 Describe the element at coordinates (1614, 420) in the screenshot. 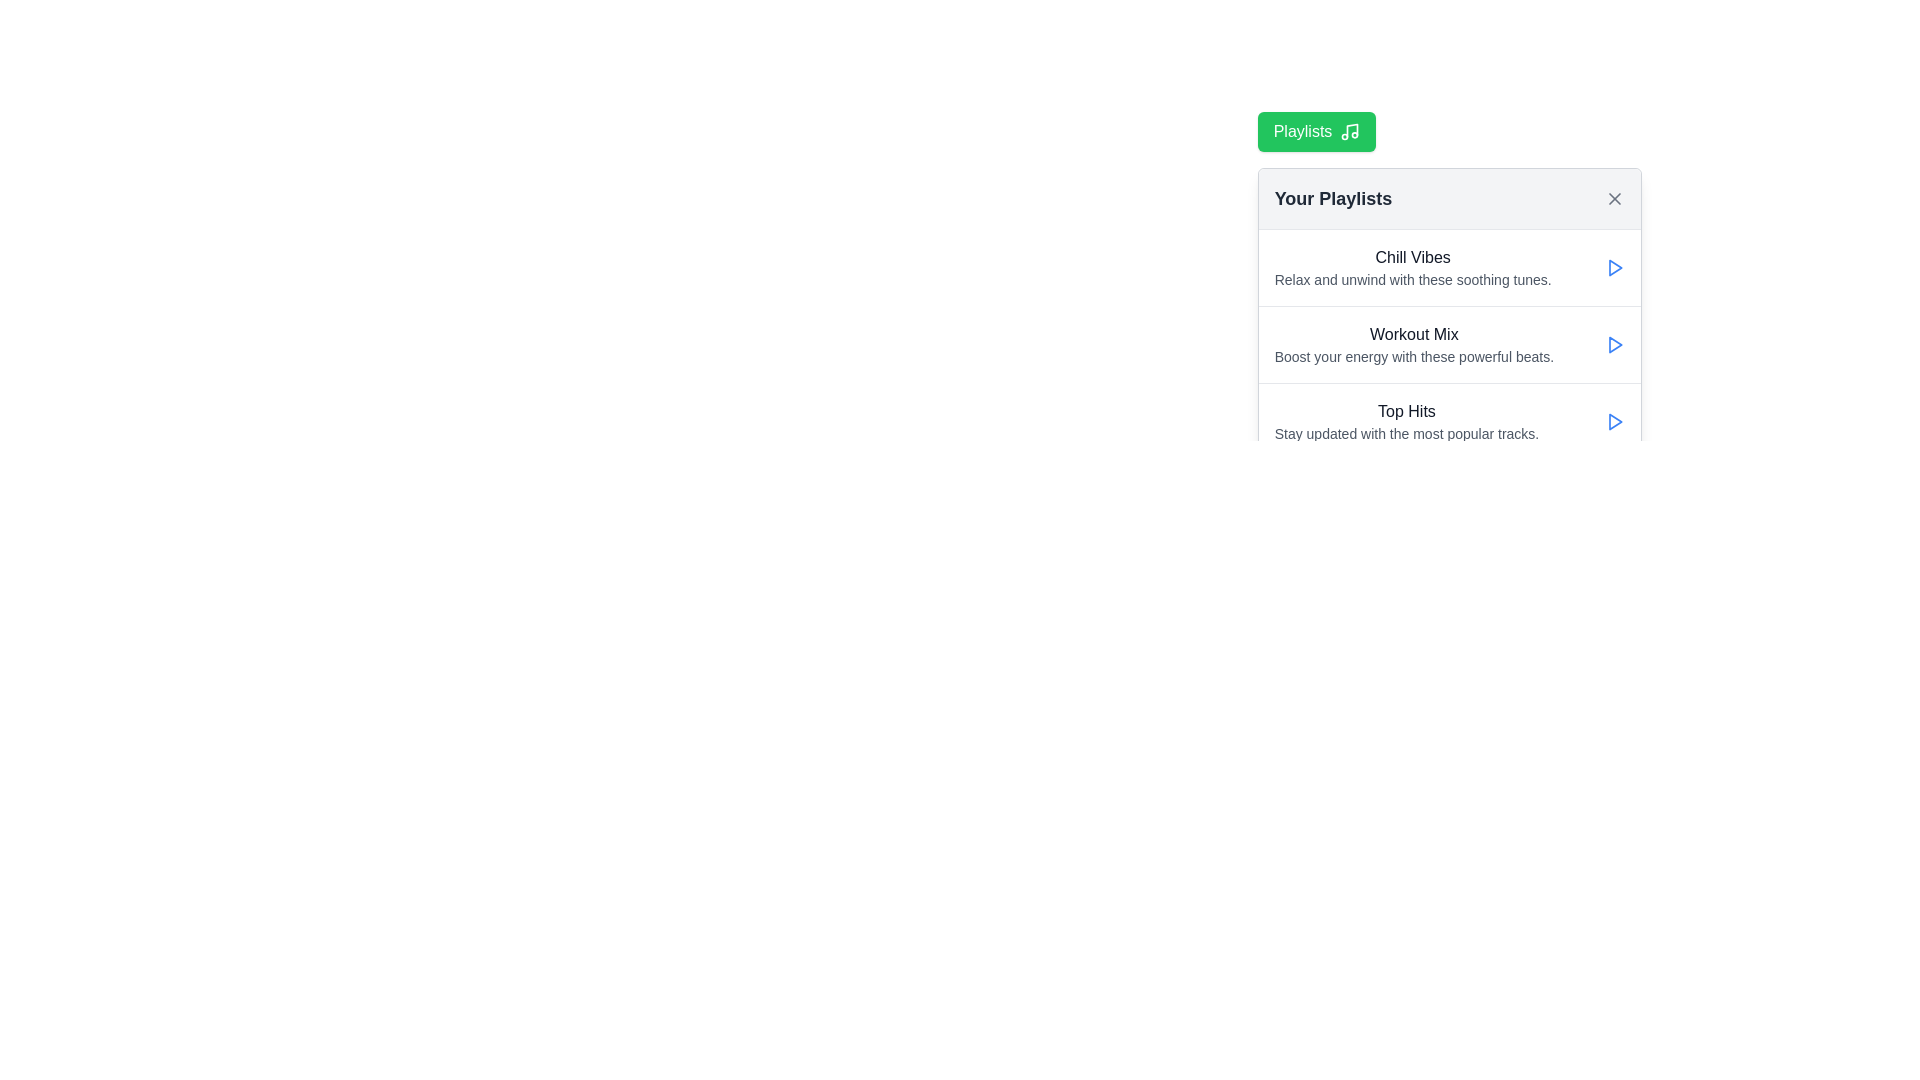

I see `the button located at the far-right end of the 'Top Hits' section in the playlist panel` at that location.